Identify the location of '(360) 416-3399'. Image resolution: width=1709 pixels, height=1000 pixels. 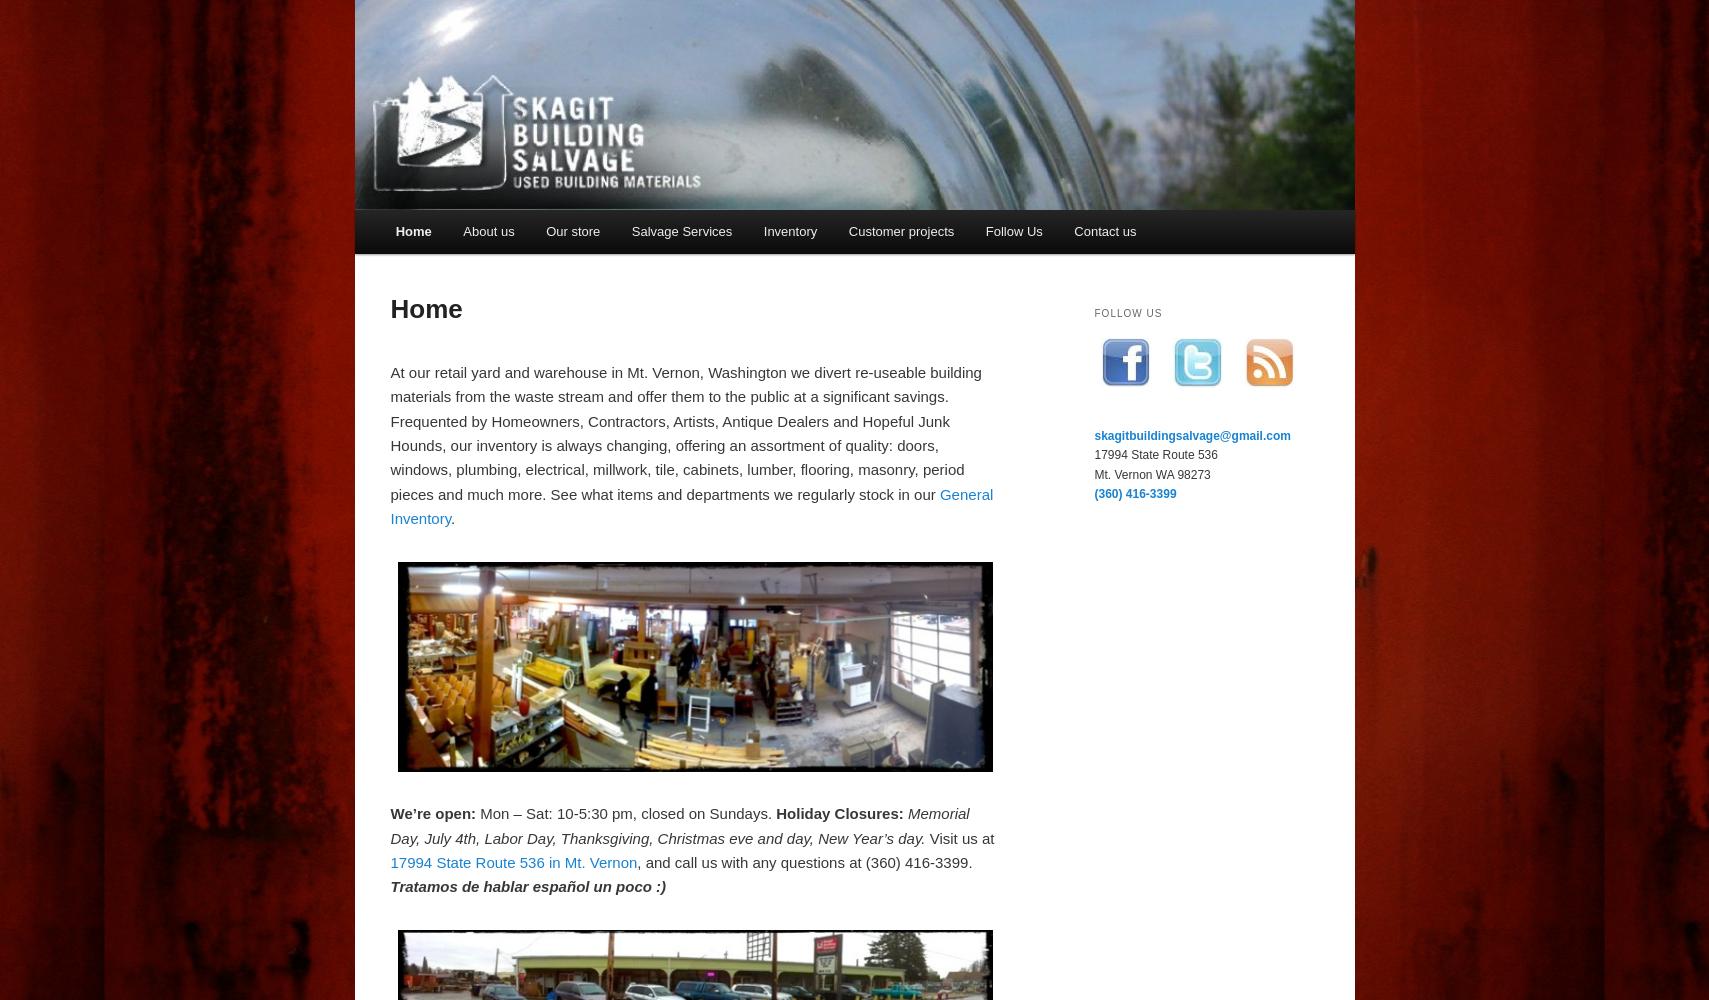
(1134, 493).